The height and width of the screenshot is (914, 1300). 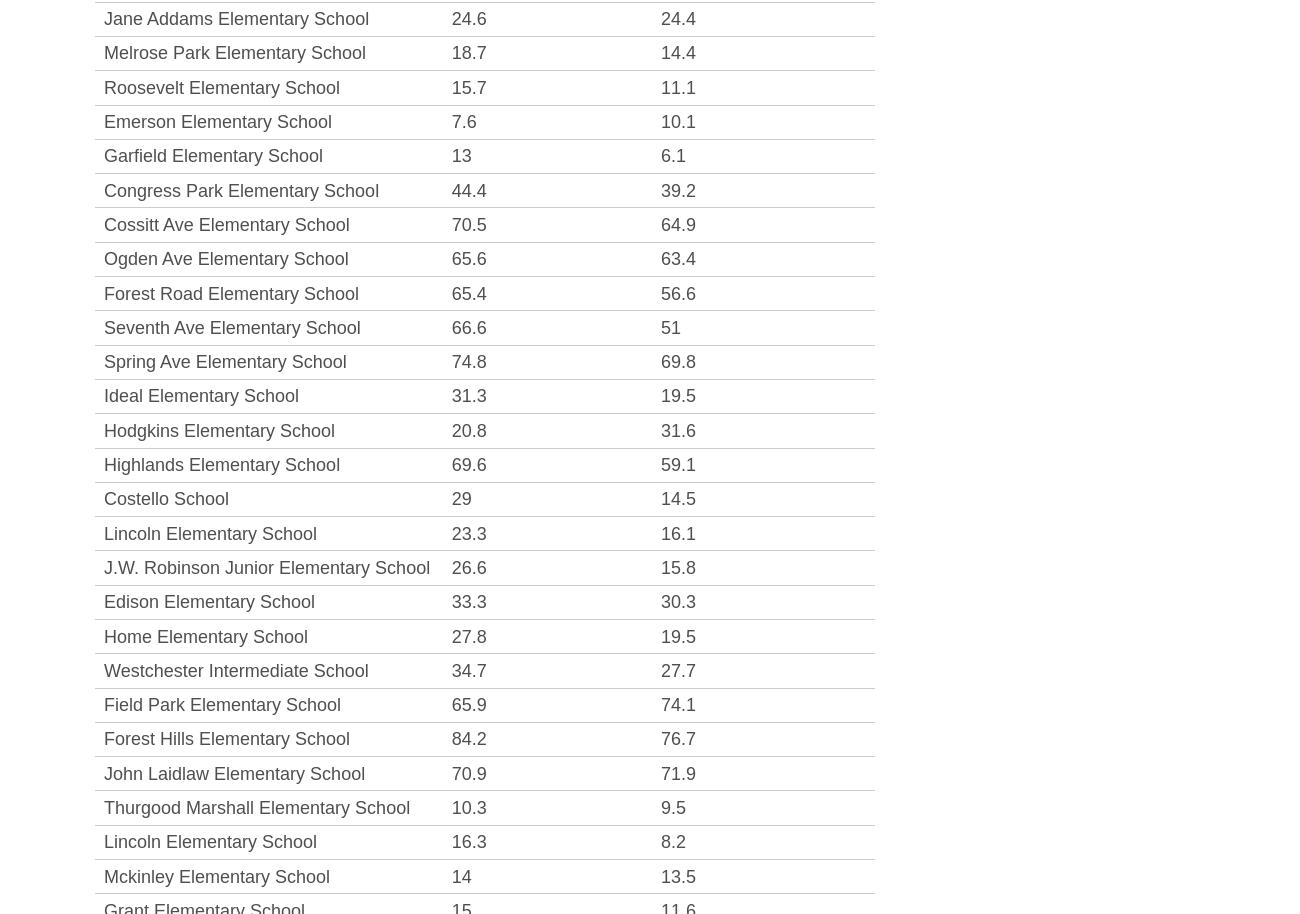 What do you see at coordinates (224, 258) in the screenshot?
I see `'Ogden Ave Elementary School'` at bounding box center [224, 258].